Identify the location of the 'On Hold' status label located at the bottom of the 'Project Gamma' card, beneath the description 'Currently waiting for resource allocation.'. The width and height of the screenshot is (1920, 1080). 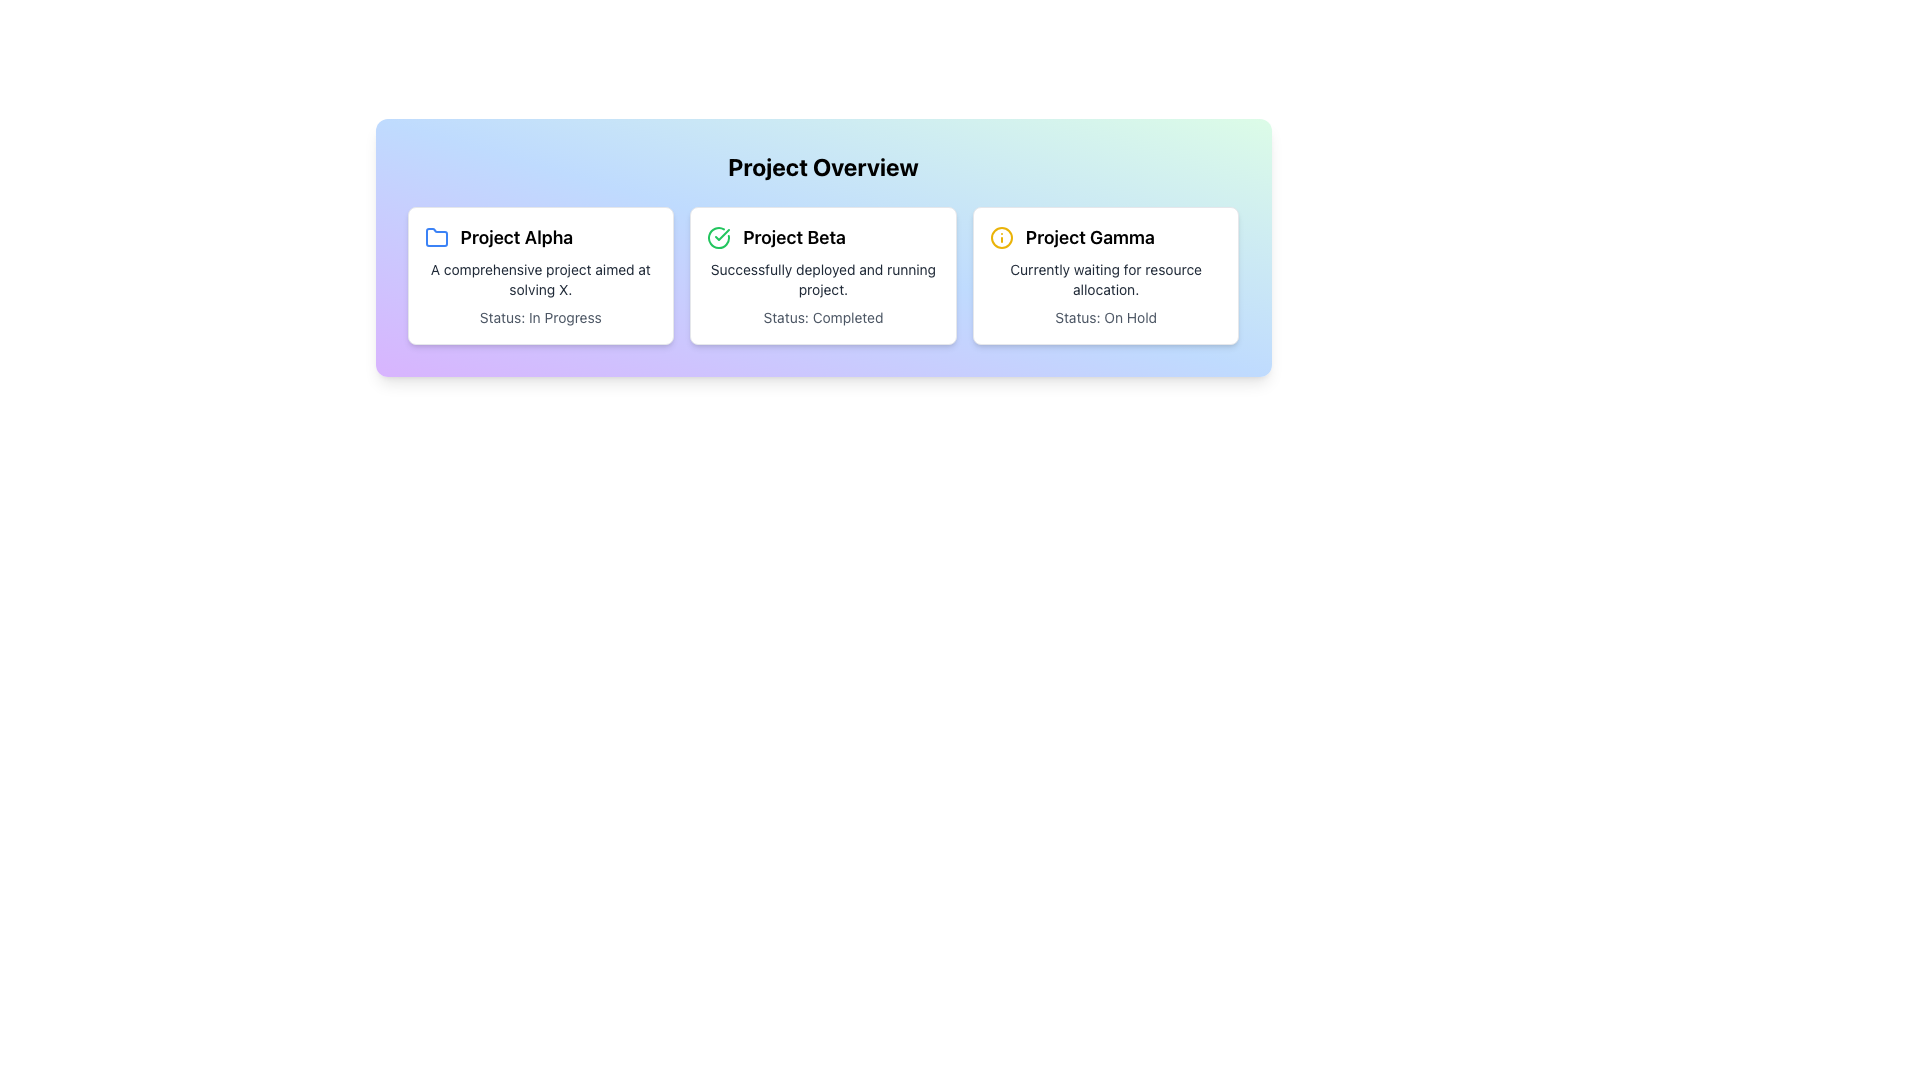
(1105, 316).